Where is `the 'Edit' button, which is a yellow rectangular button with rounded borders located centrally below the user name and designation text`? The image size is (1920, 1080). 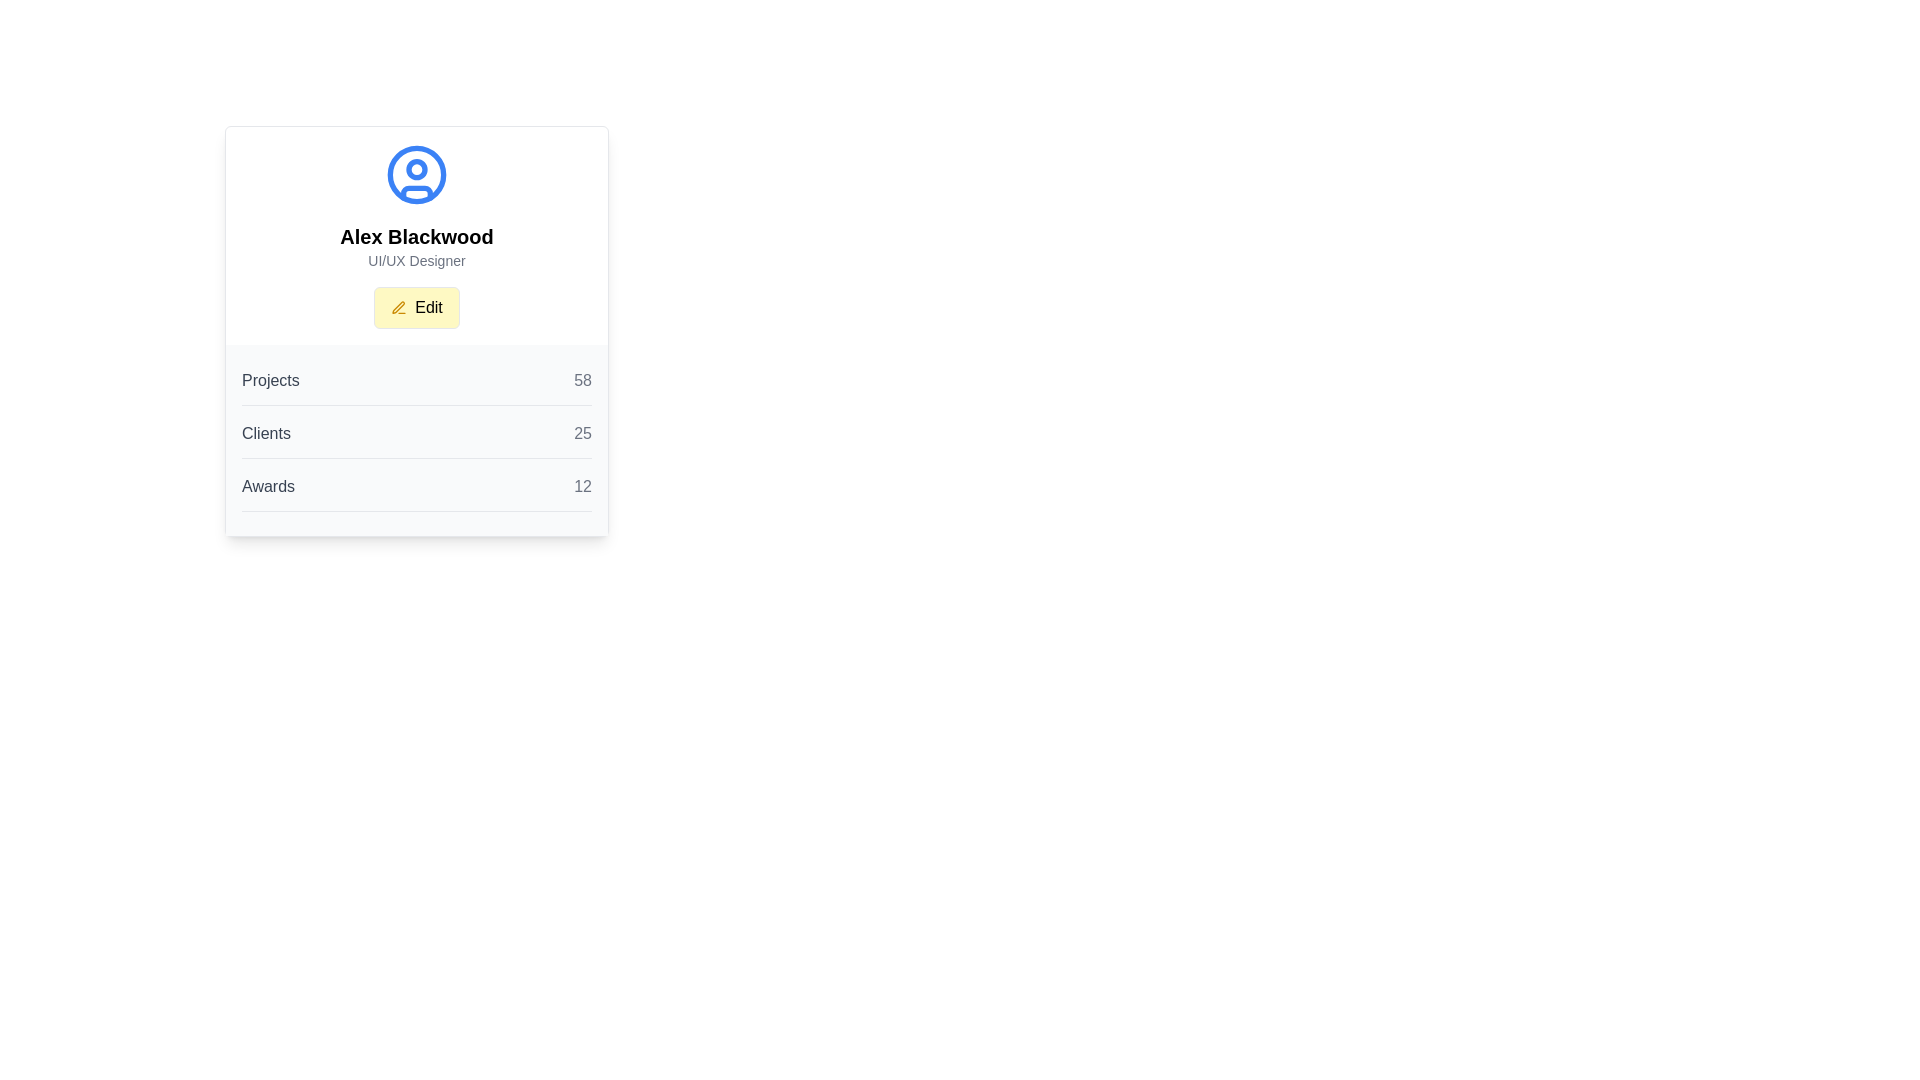 the 'Edit' button, which is a yellow rectangular button with rounded borders located centrally below the user name and designation text is located at coordinates (416, 308).